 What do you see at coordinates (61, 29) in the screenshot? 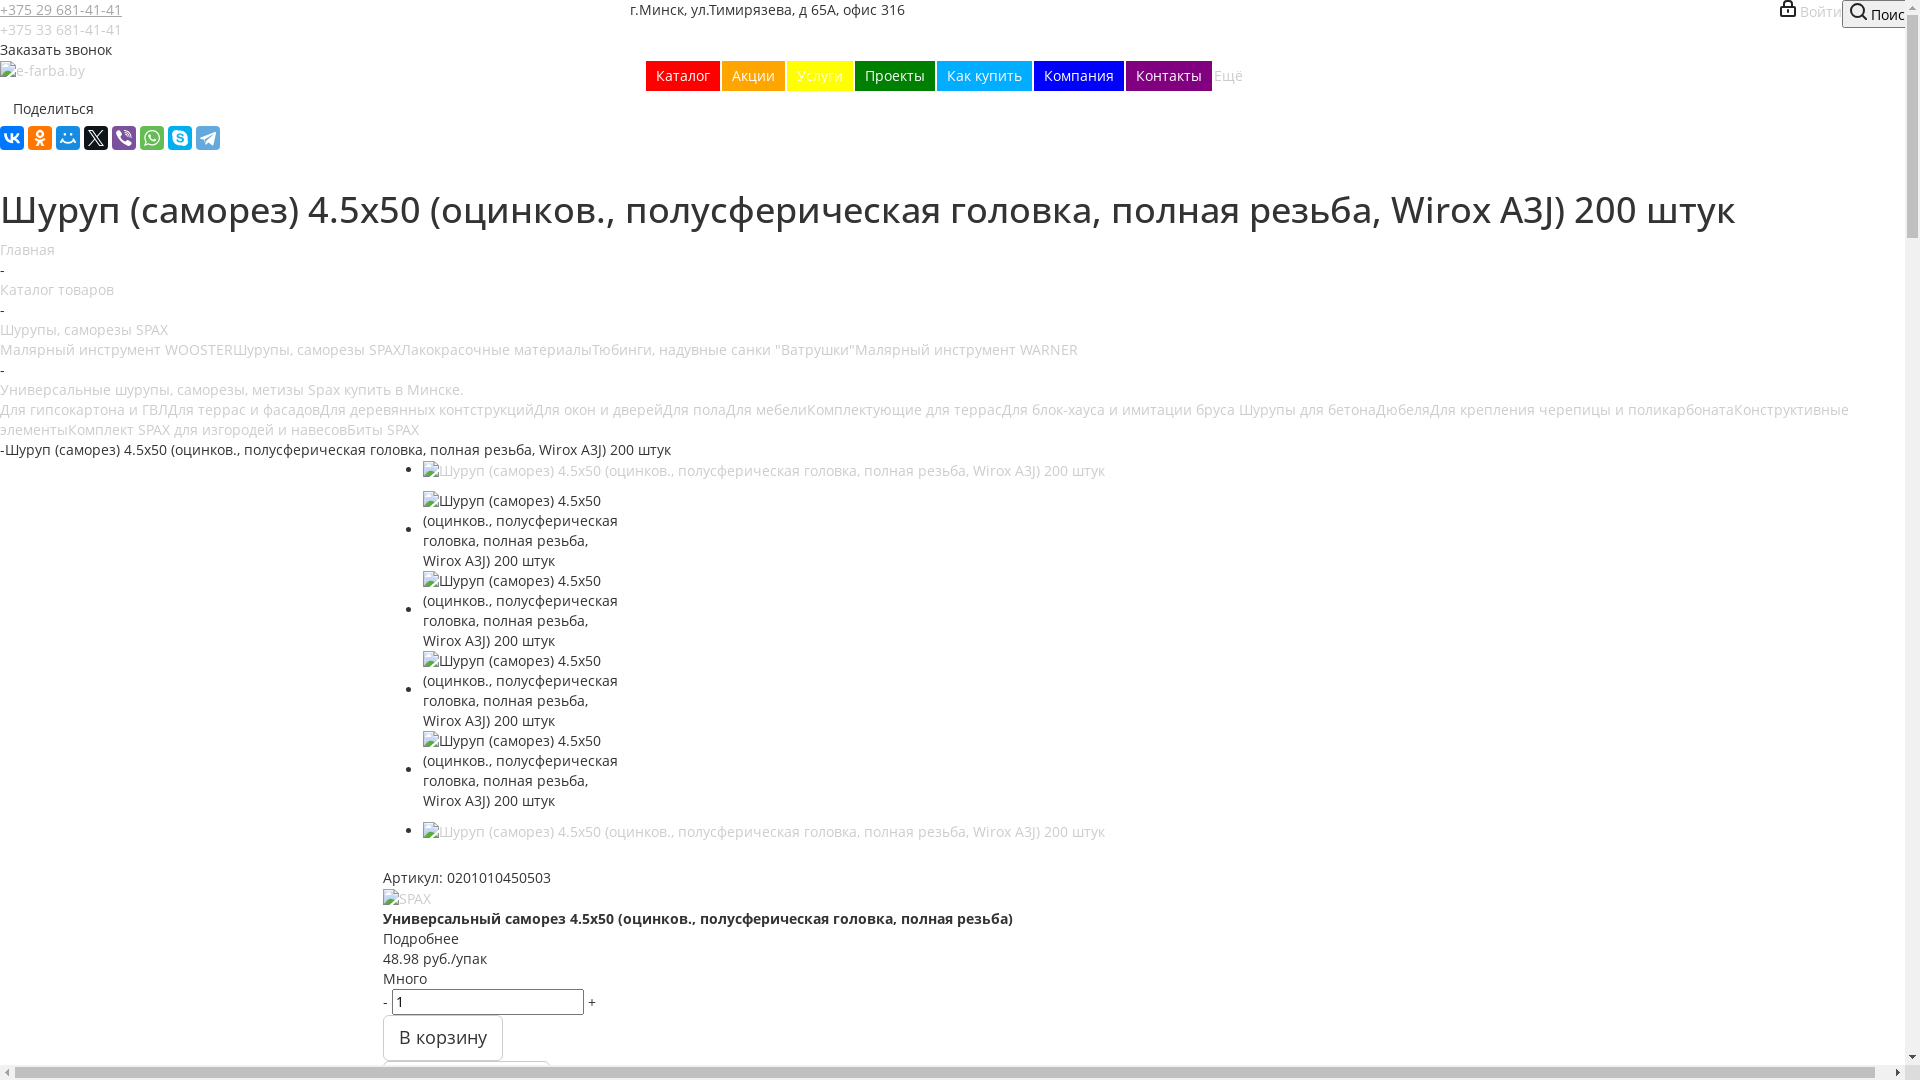
I see `'+375 33 681-41-41'` at bounding box center [61, 29].